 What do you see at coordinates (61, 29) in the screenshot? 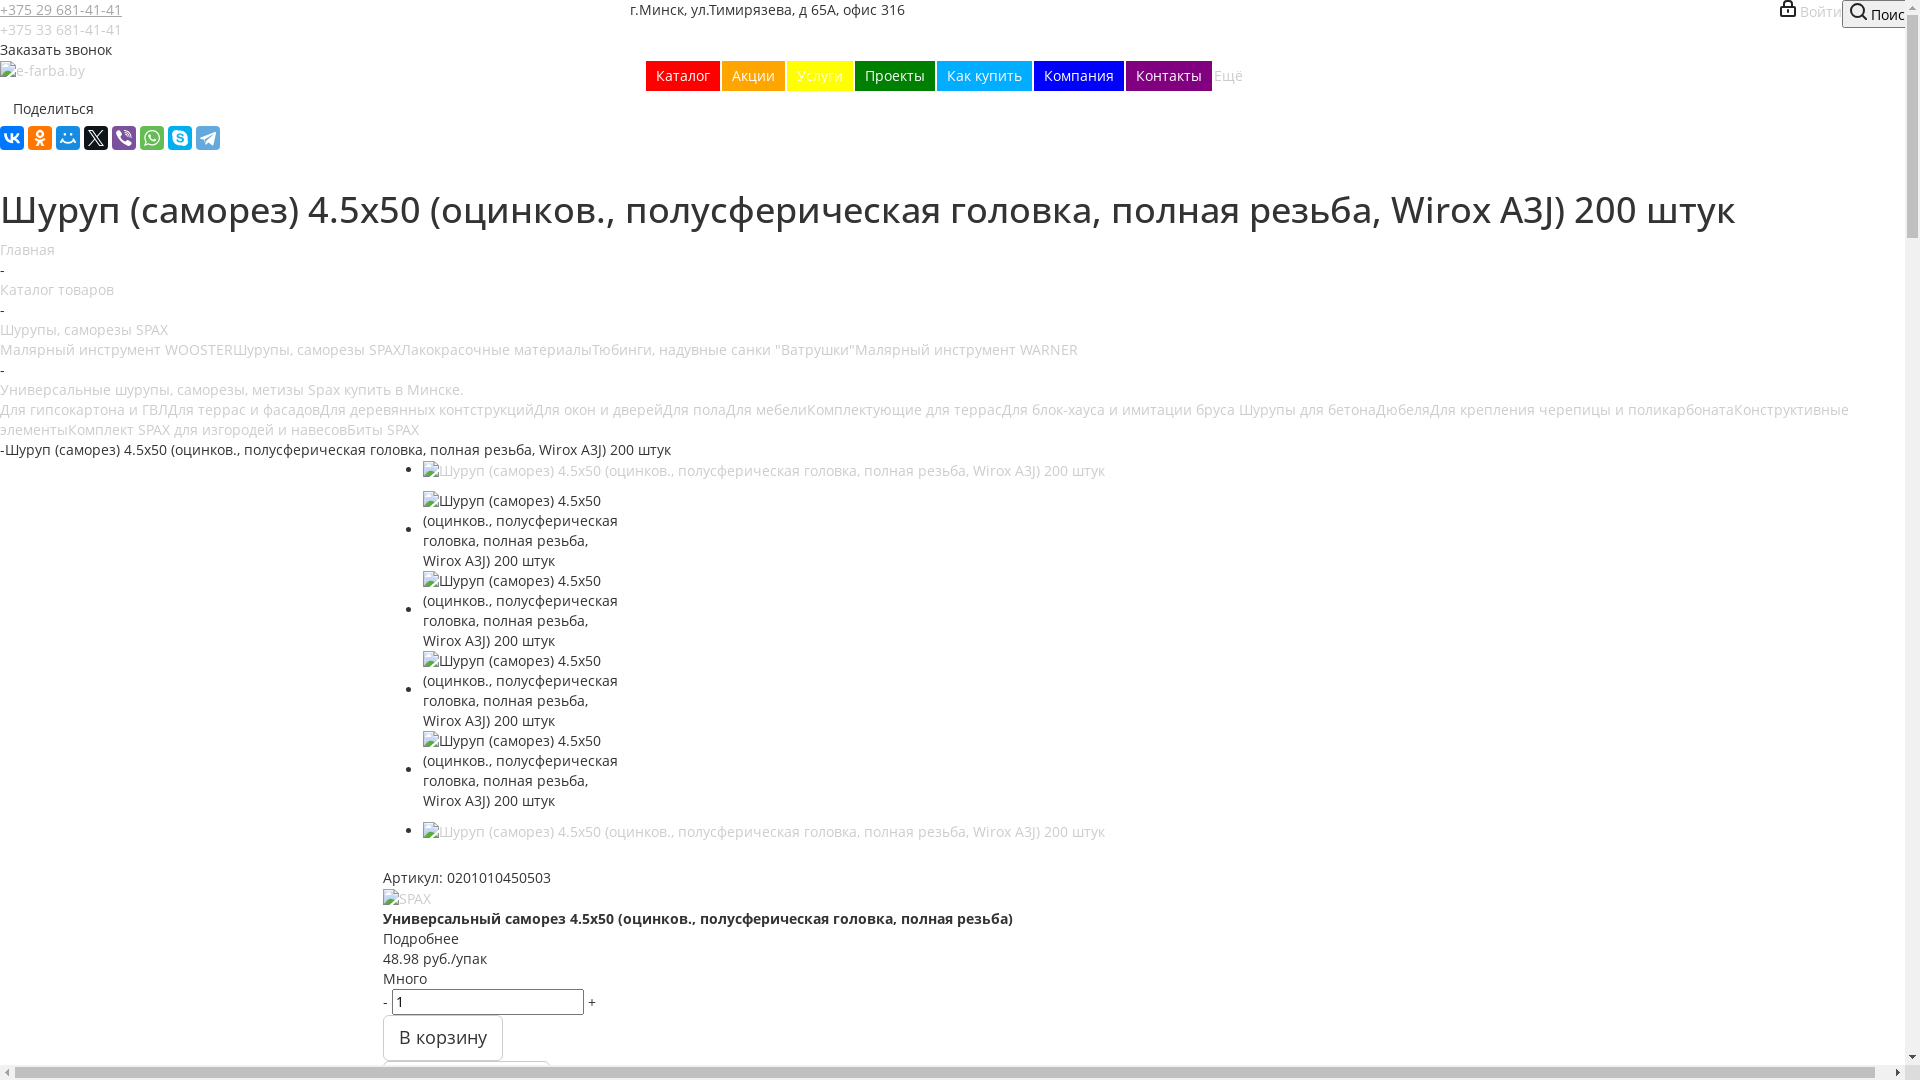
I see `'+375 33 681-41-41'` at bounding box center [61, 29].